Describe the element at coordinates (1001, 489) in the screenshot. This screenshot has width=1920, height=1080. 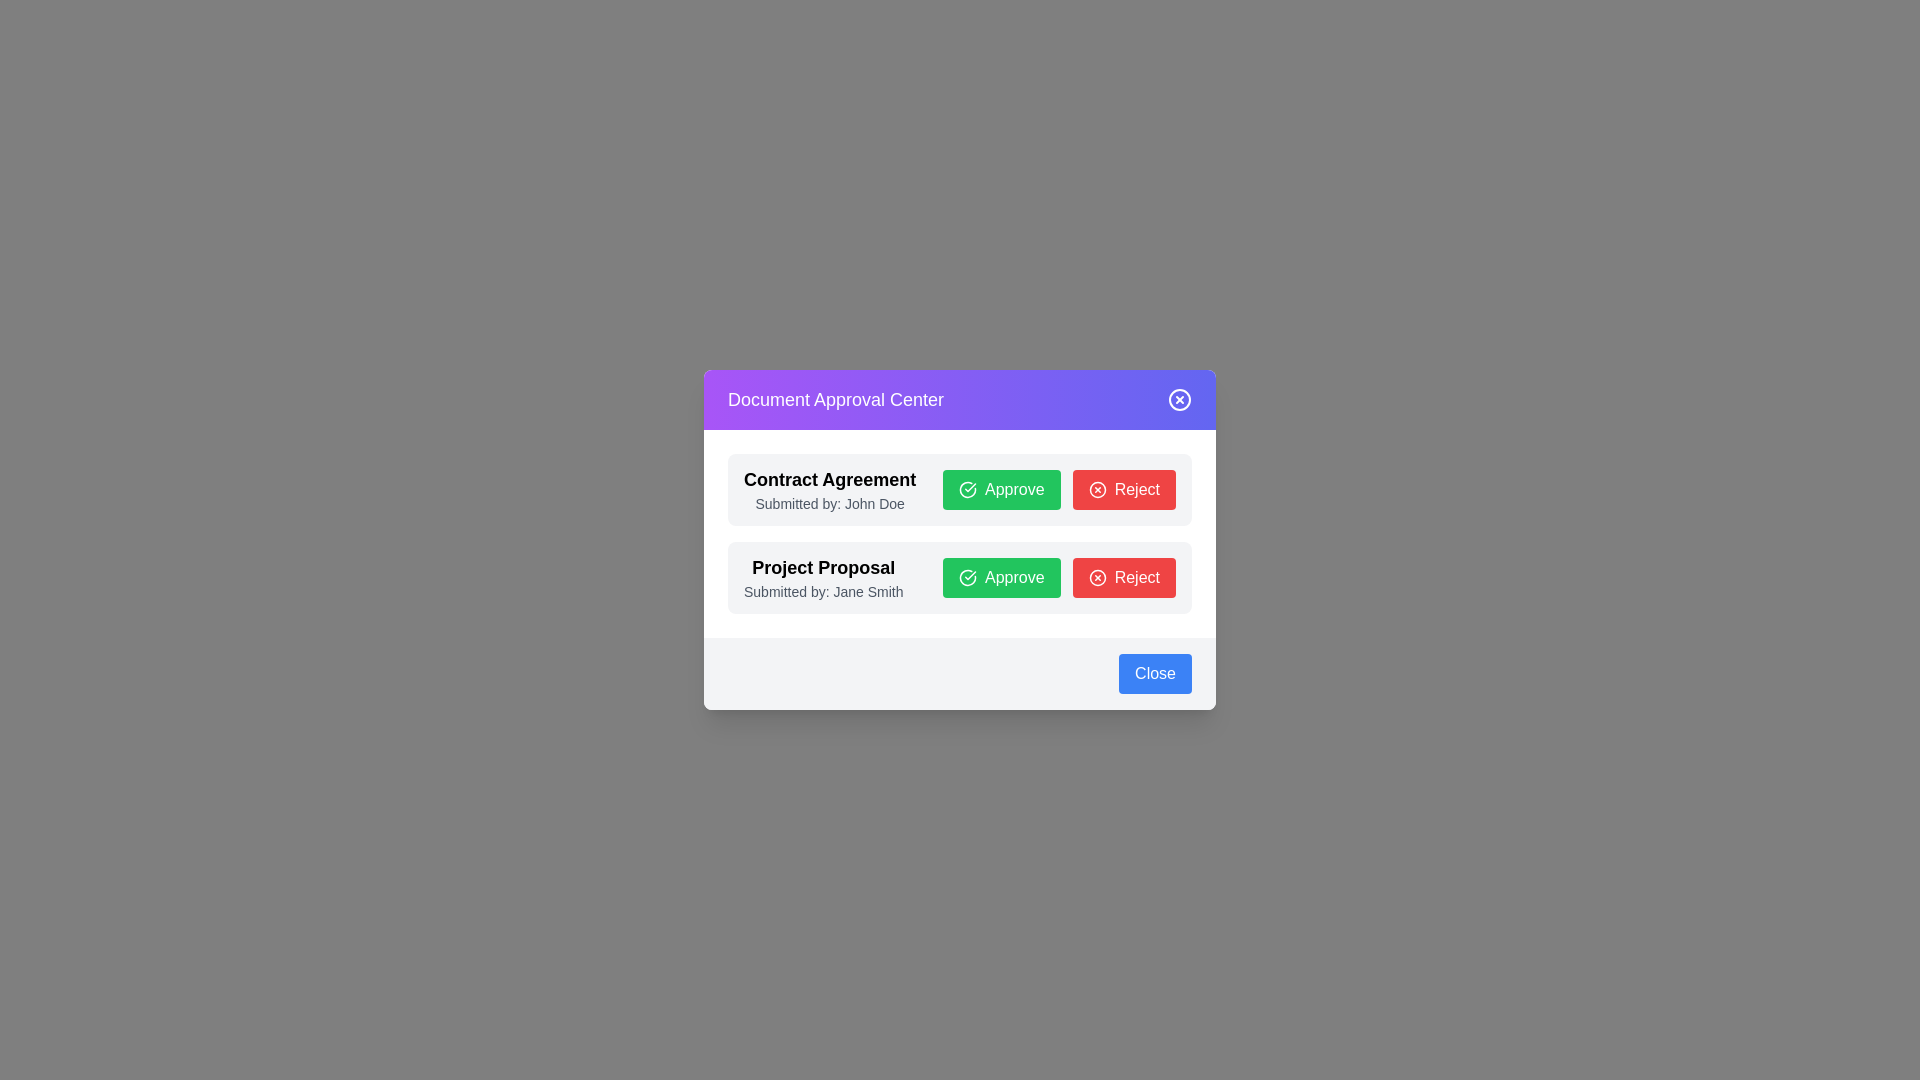
I see `the green 'Approve' button with rounded corners and a checkmark icon` at that location.